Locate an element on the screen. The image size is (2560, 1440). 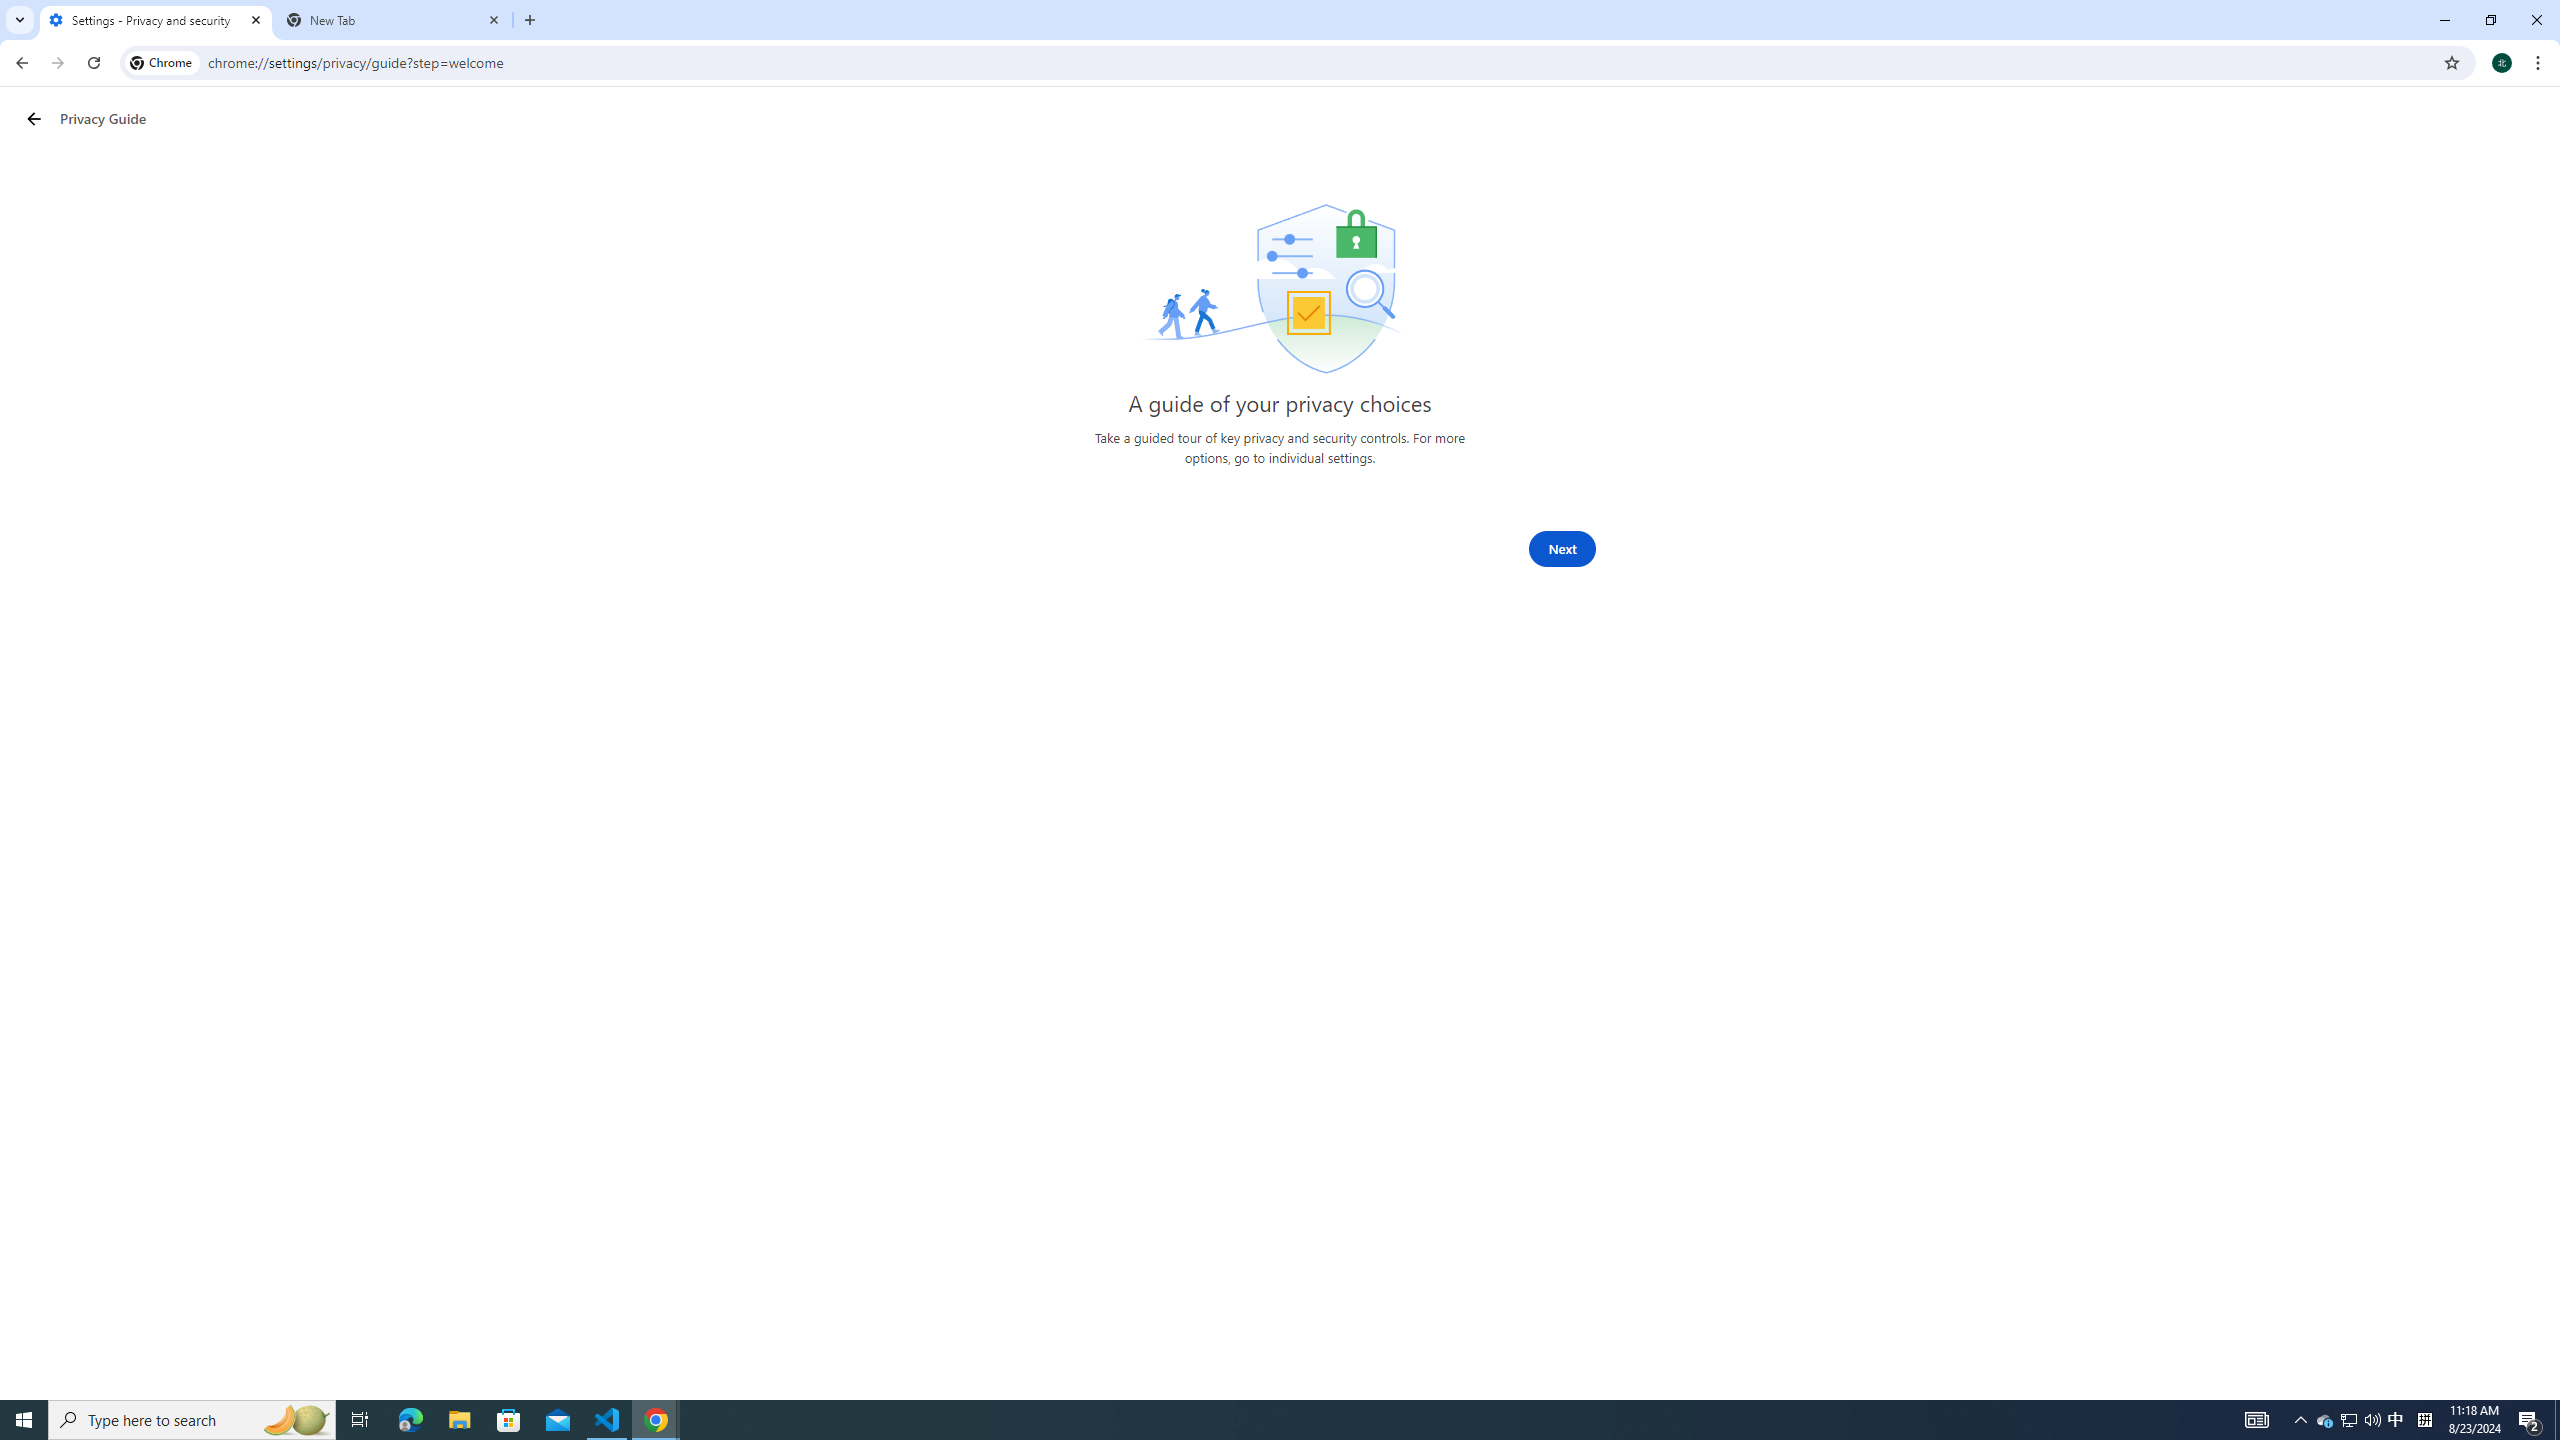
'New Tab' is located at coordinates (394, 19).